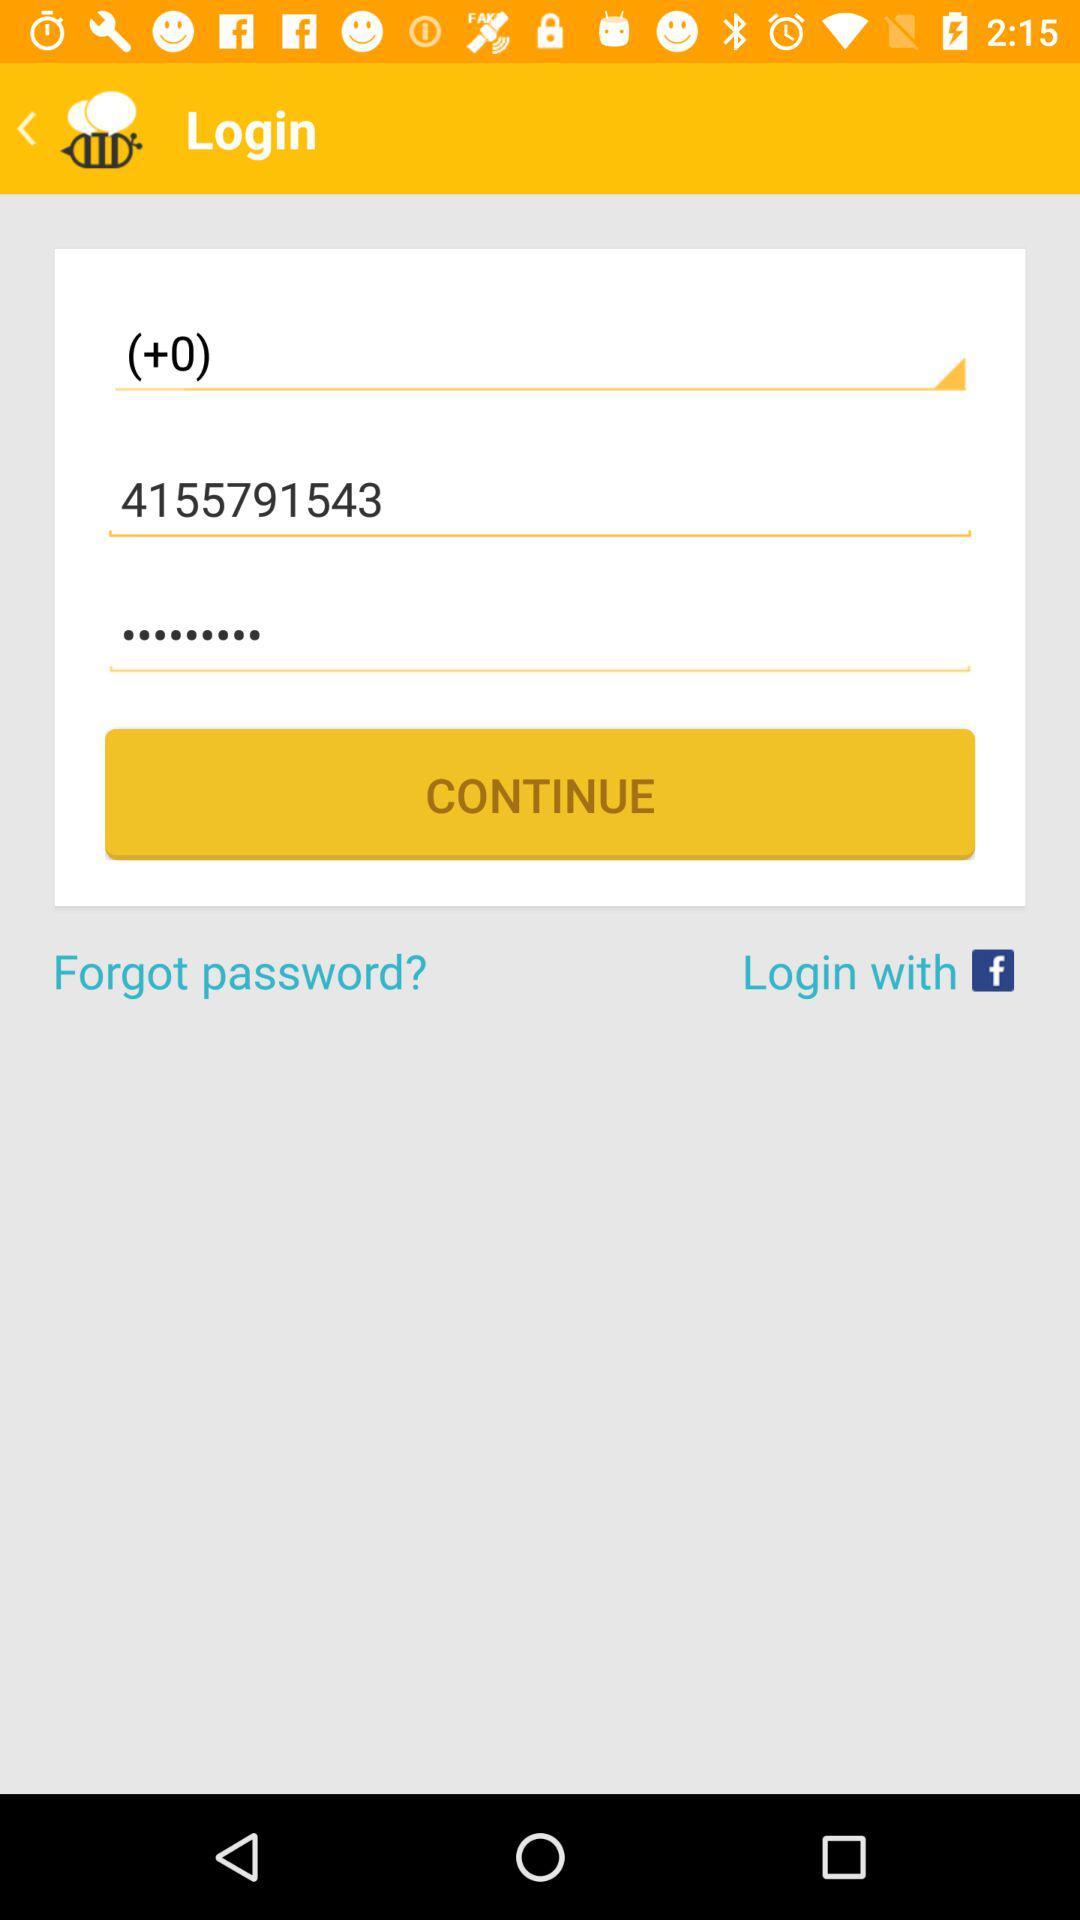 This screenshot has height=1920, width=1080. I want to click on the forgot password? on the left, so click(296, 970).